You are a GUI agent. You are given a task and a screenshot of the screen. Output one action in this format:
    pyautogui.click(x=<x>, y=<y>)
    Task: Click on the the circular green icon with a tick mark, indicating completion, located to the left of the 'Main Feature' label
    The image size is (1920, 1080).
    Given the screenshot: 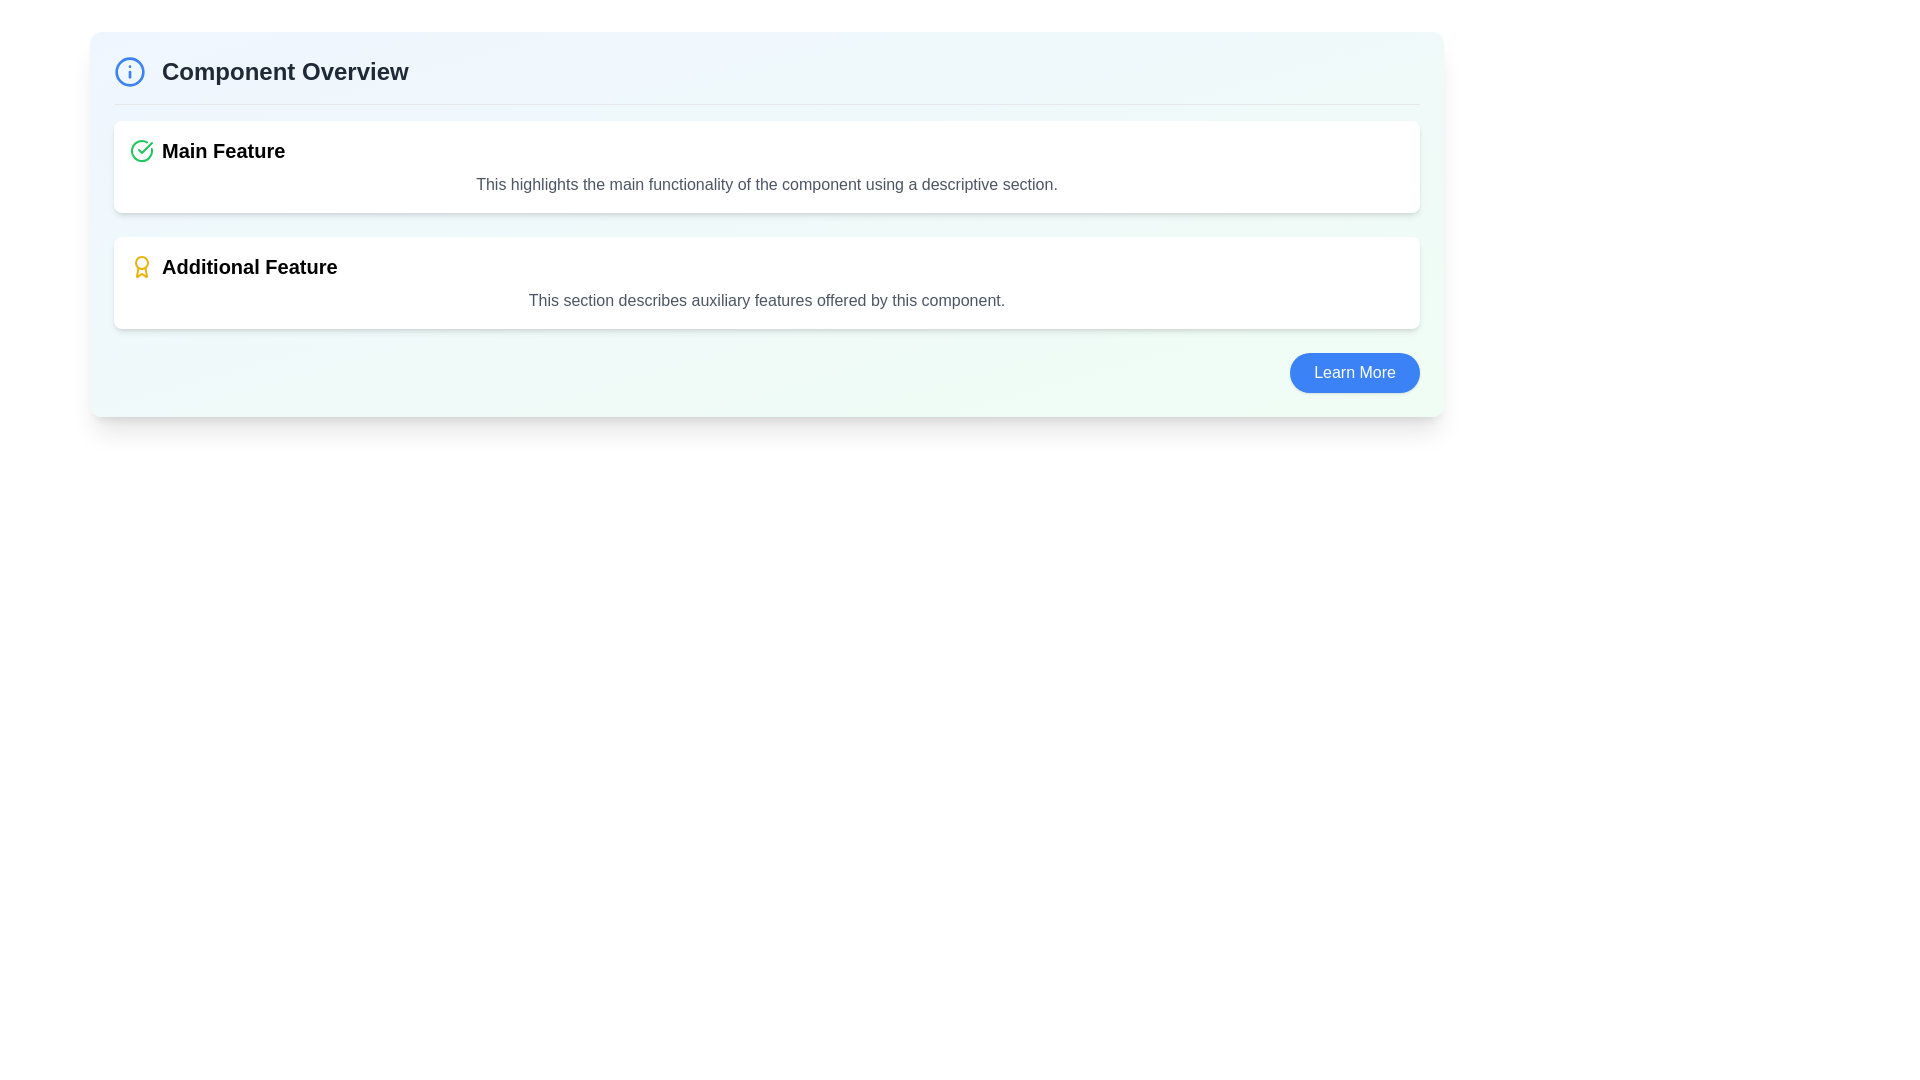 What is the action you would take?
    pyautogui.click(x=141, y=149)
    